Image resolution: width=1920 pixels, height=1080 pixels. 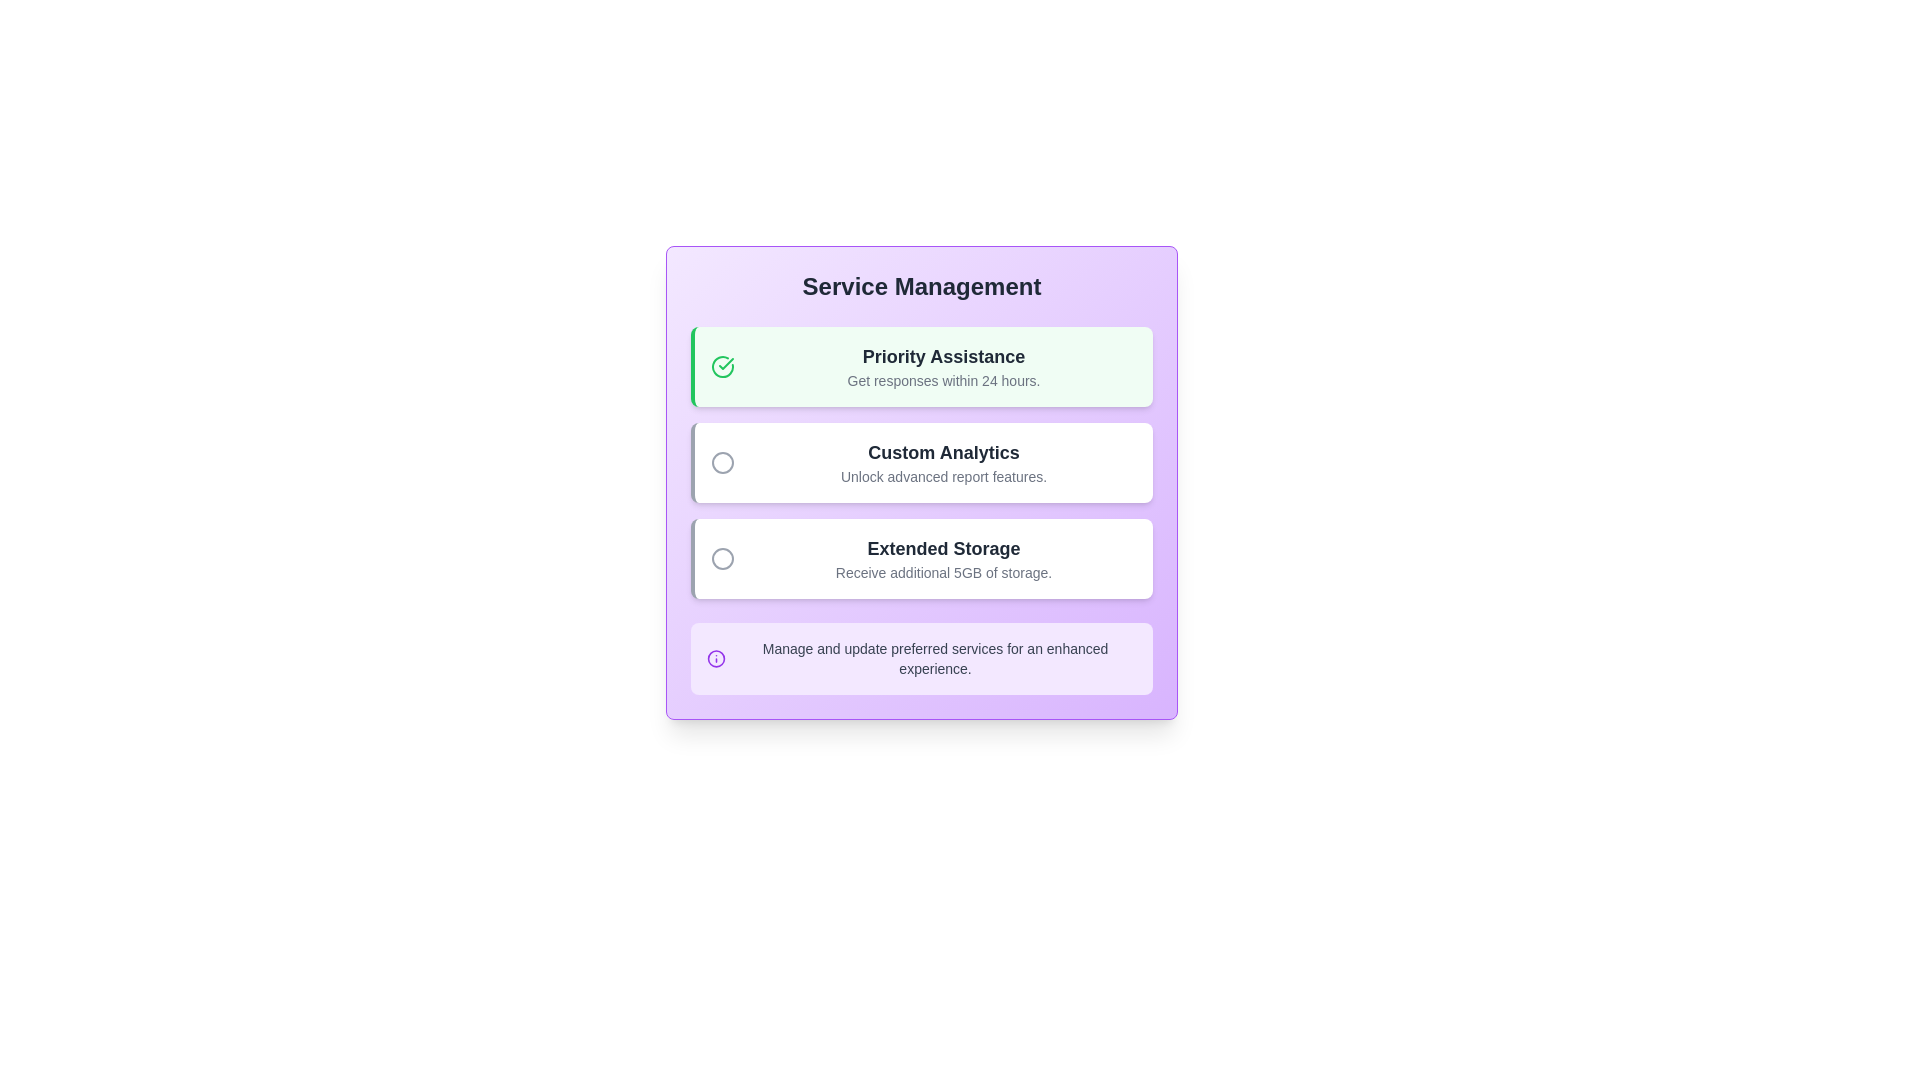 What do you see at coordinates (725, 363) in the screenshot?
I see `the checkmark icon indicating the active state for the 'Priority Assistance' service option, located within the green-highlighted area of the 'Service Management' section` at bounding box center [725, 363].